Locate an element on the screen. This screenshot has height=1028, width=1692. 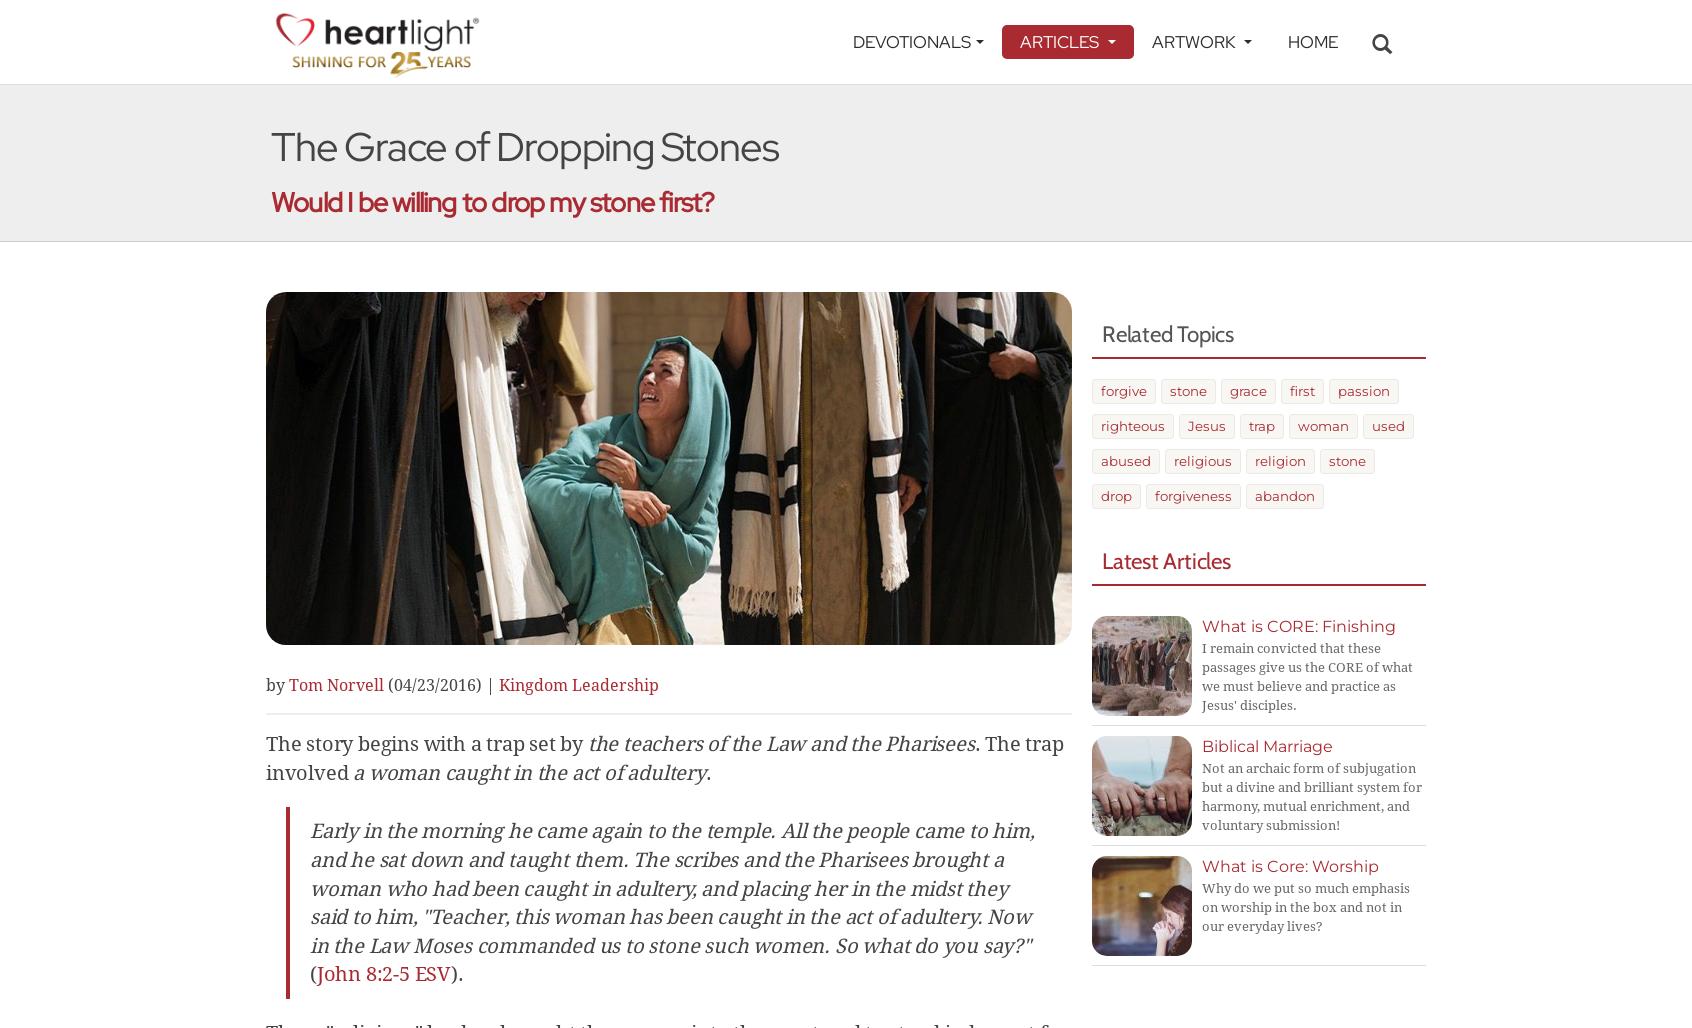
'the teachers of the Law and the Pharisees' is located at coordinates (780, 742).